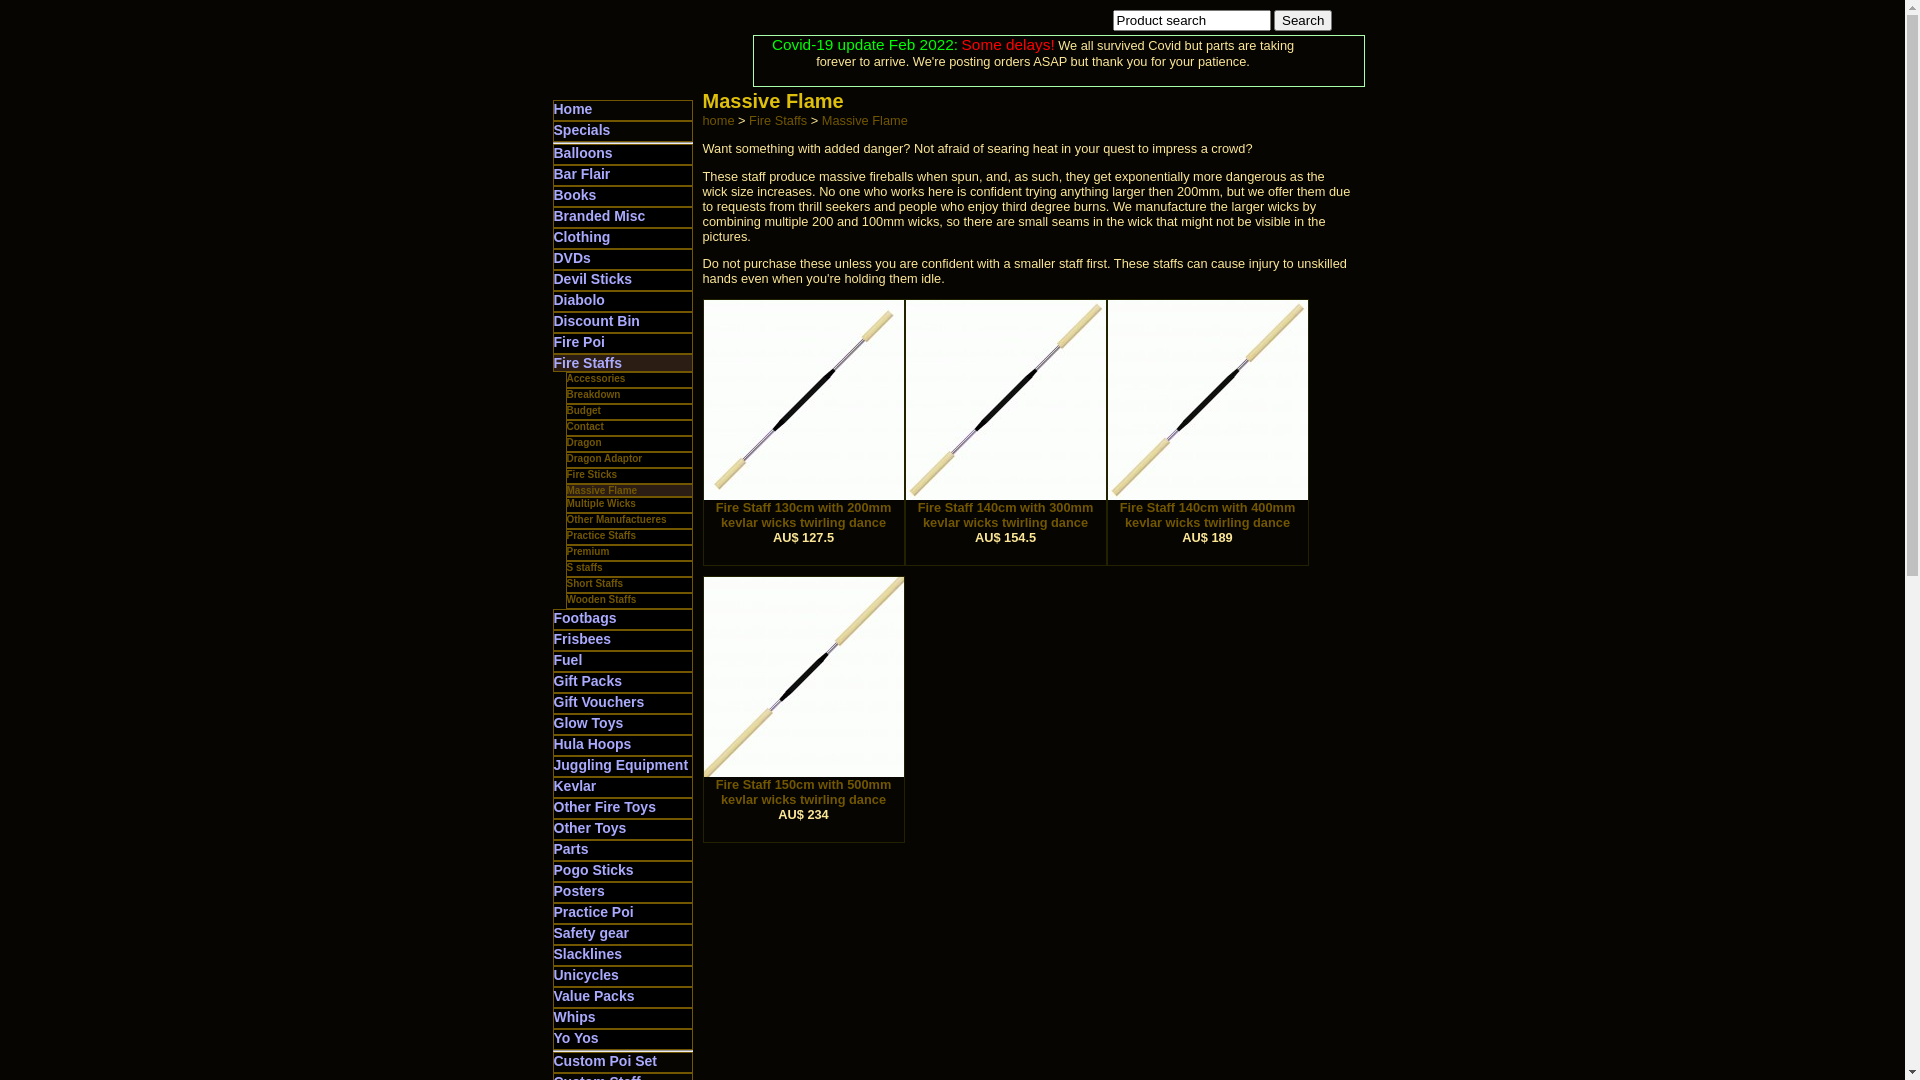 The height and width of the screenshot is (1080, 1920). Describe the element at coordinates (574, 785) in the screenshot. I see `'Kevlar'` at that location.